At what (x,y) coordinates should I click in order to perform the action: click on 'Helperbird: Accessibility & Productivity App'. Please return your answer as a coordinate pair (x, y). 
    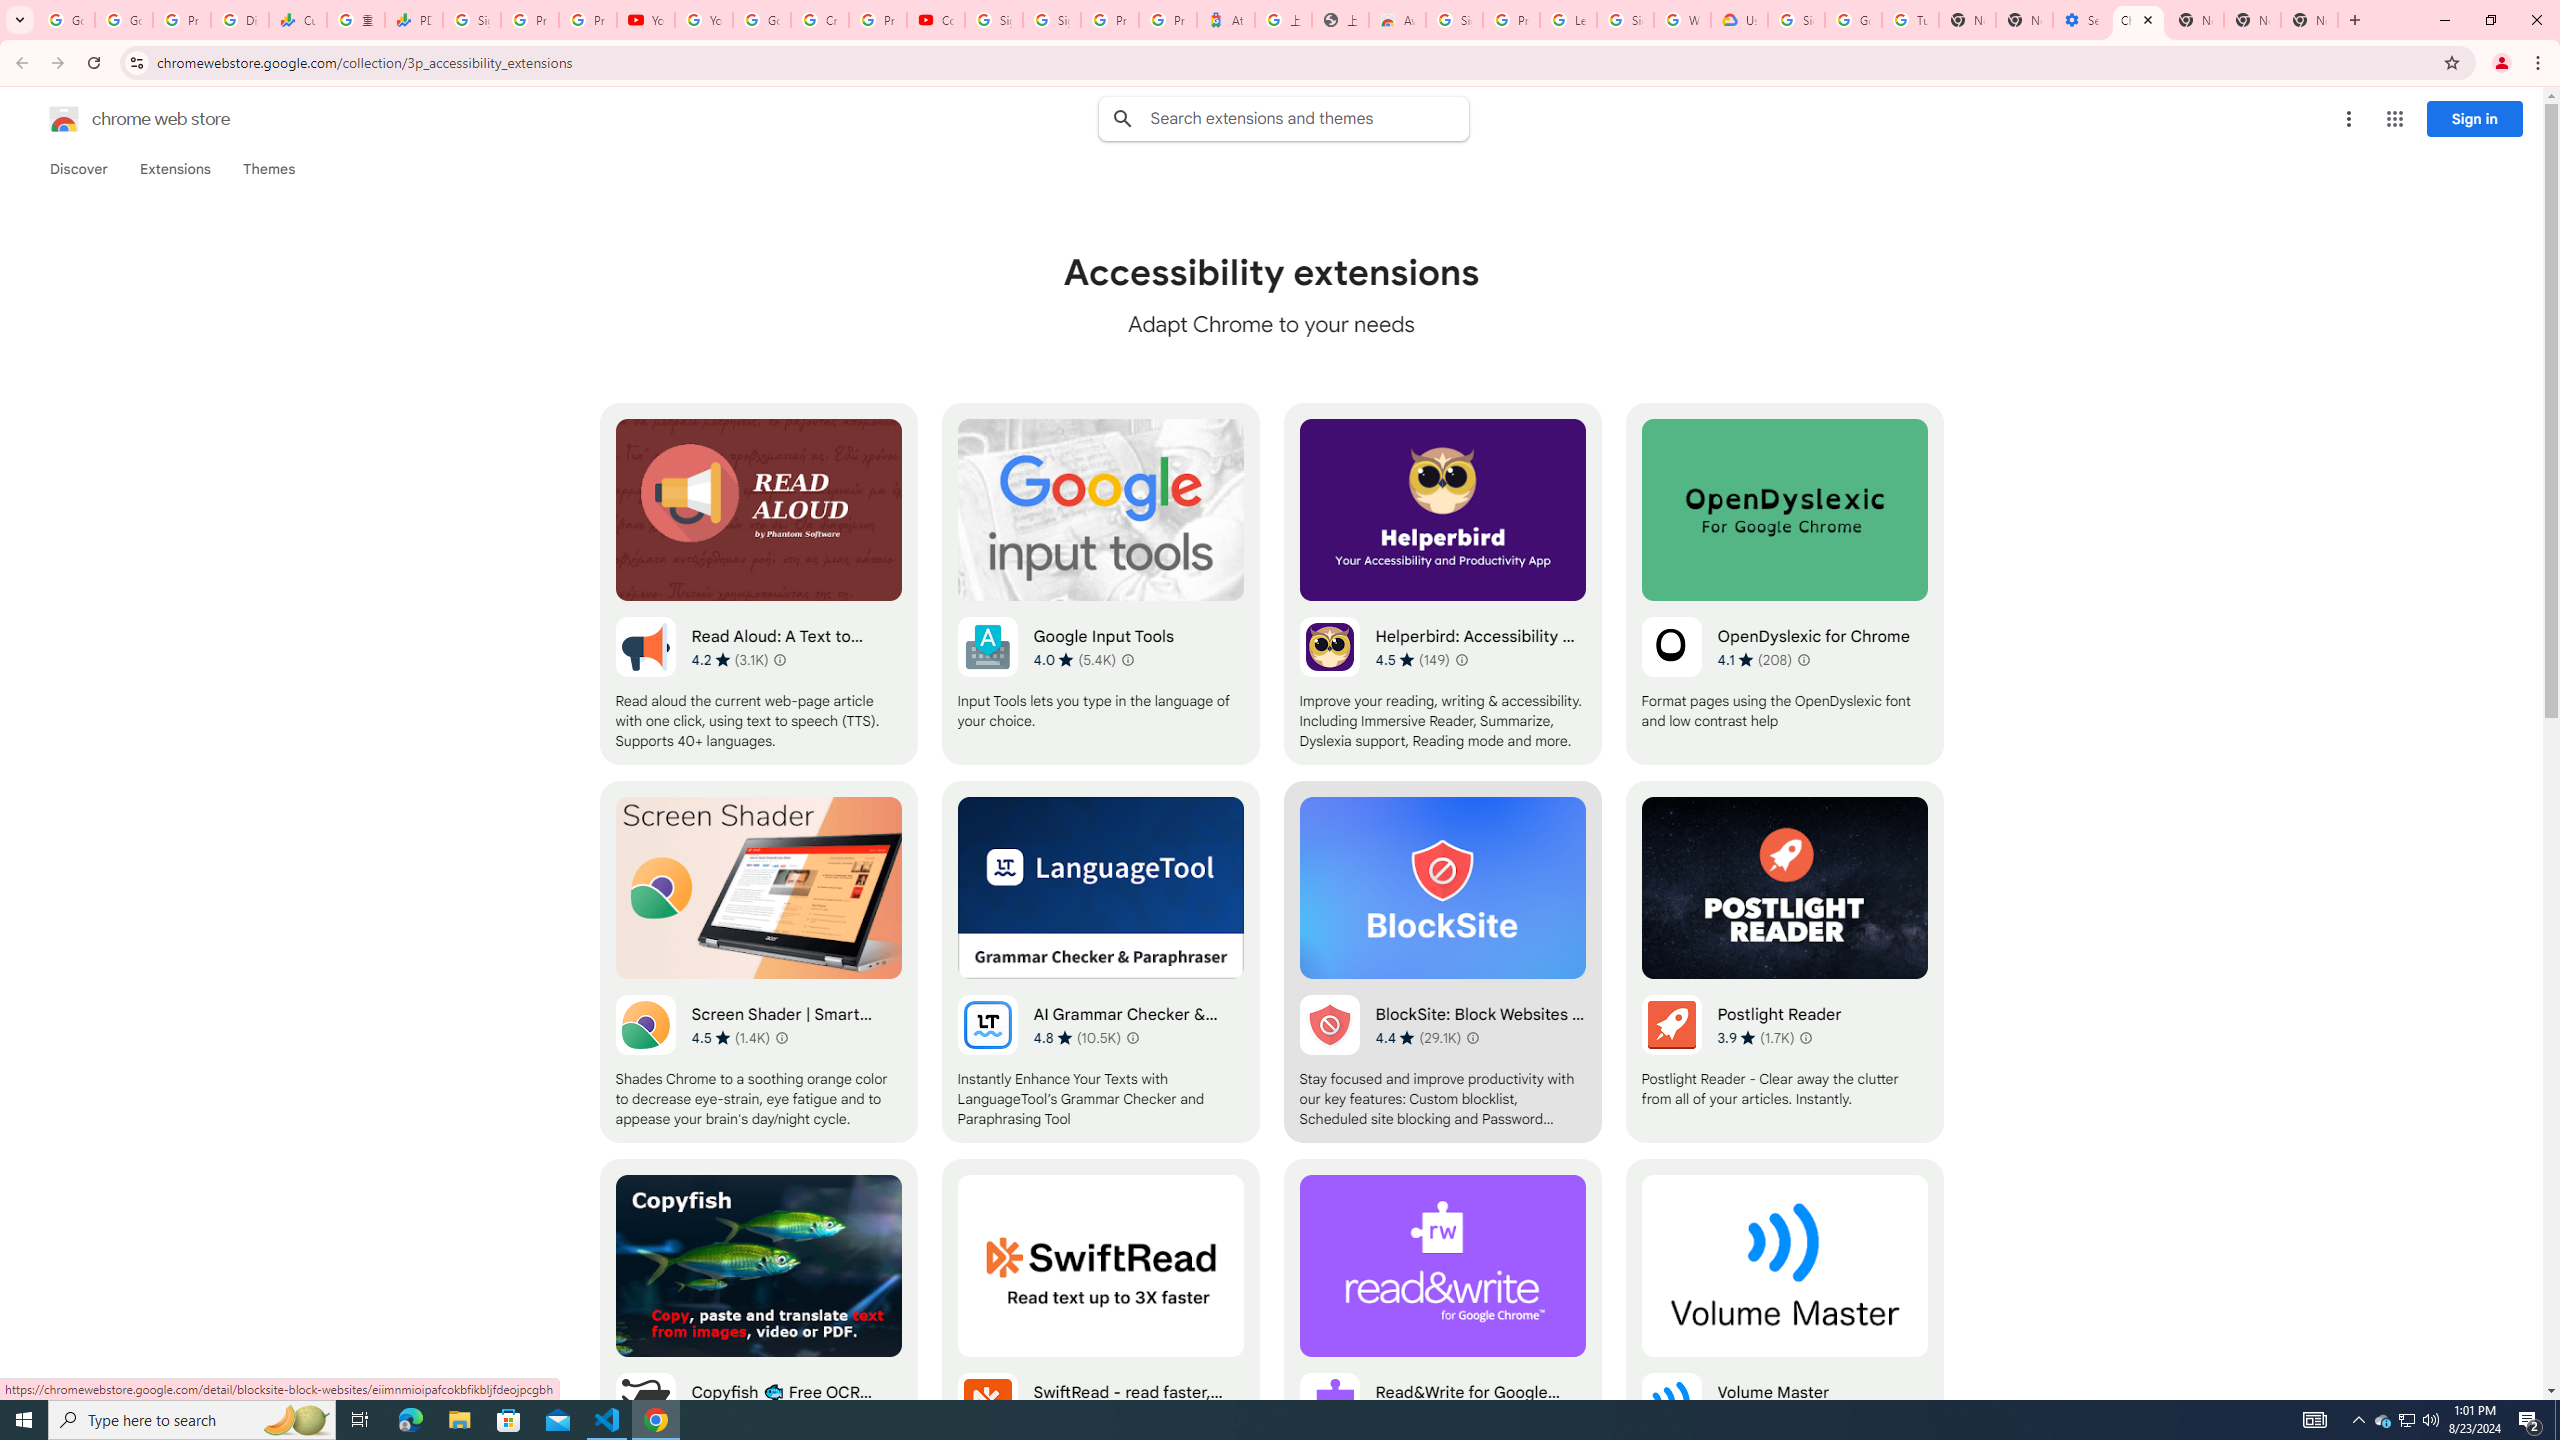
    Looking at the image, I should click on (1442, 582).